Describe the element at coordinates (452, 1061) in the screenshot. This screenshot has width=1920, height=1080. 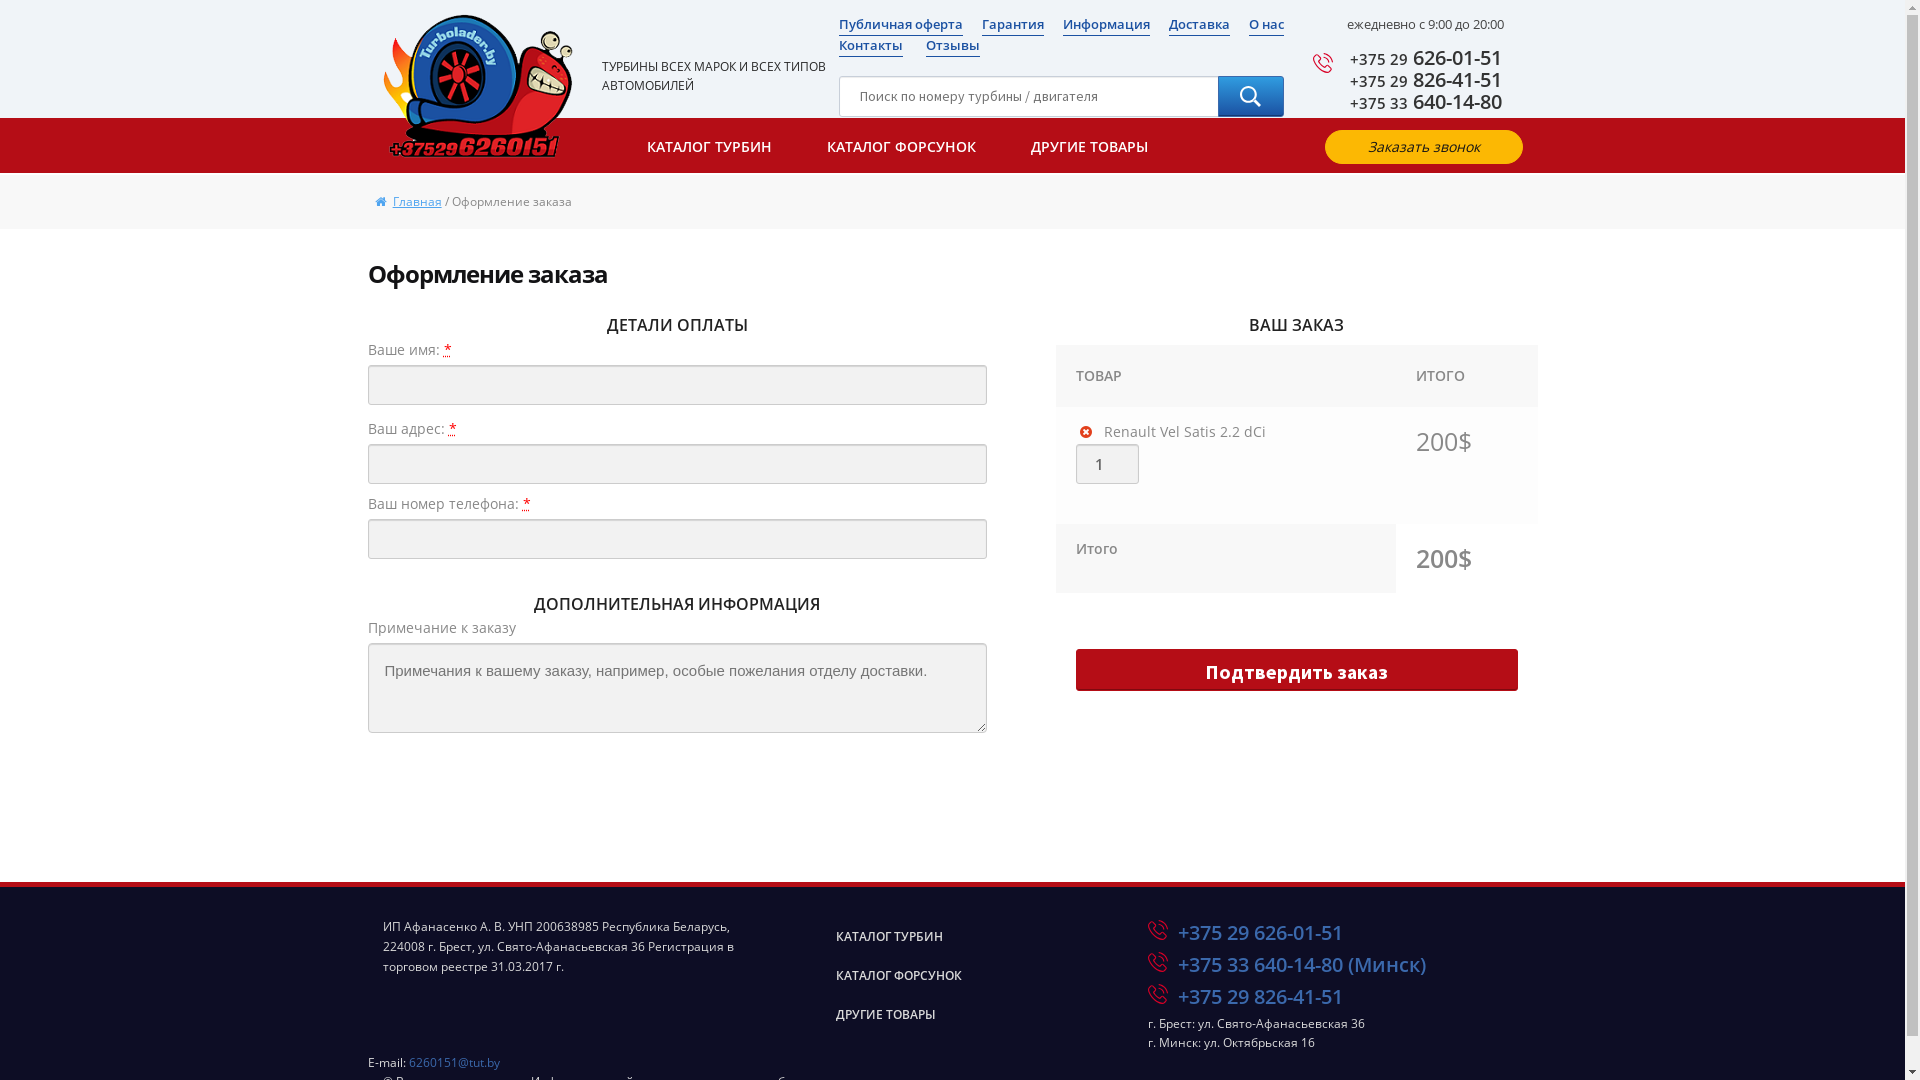
I see `'6260151@tut.by'` at that location.